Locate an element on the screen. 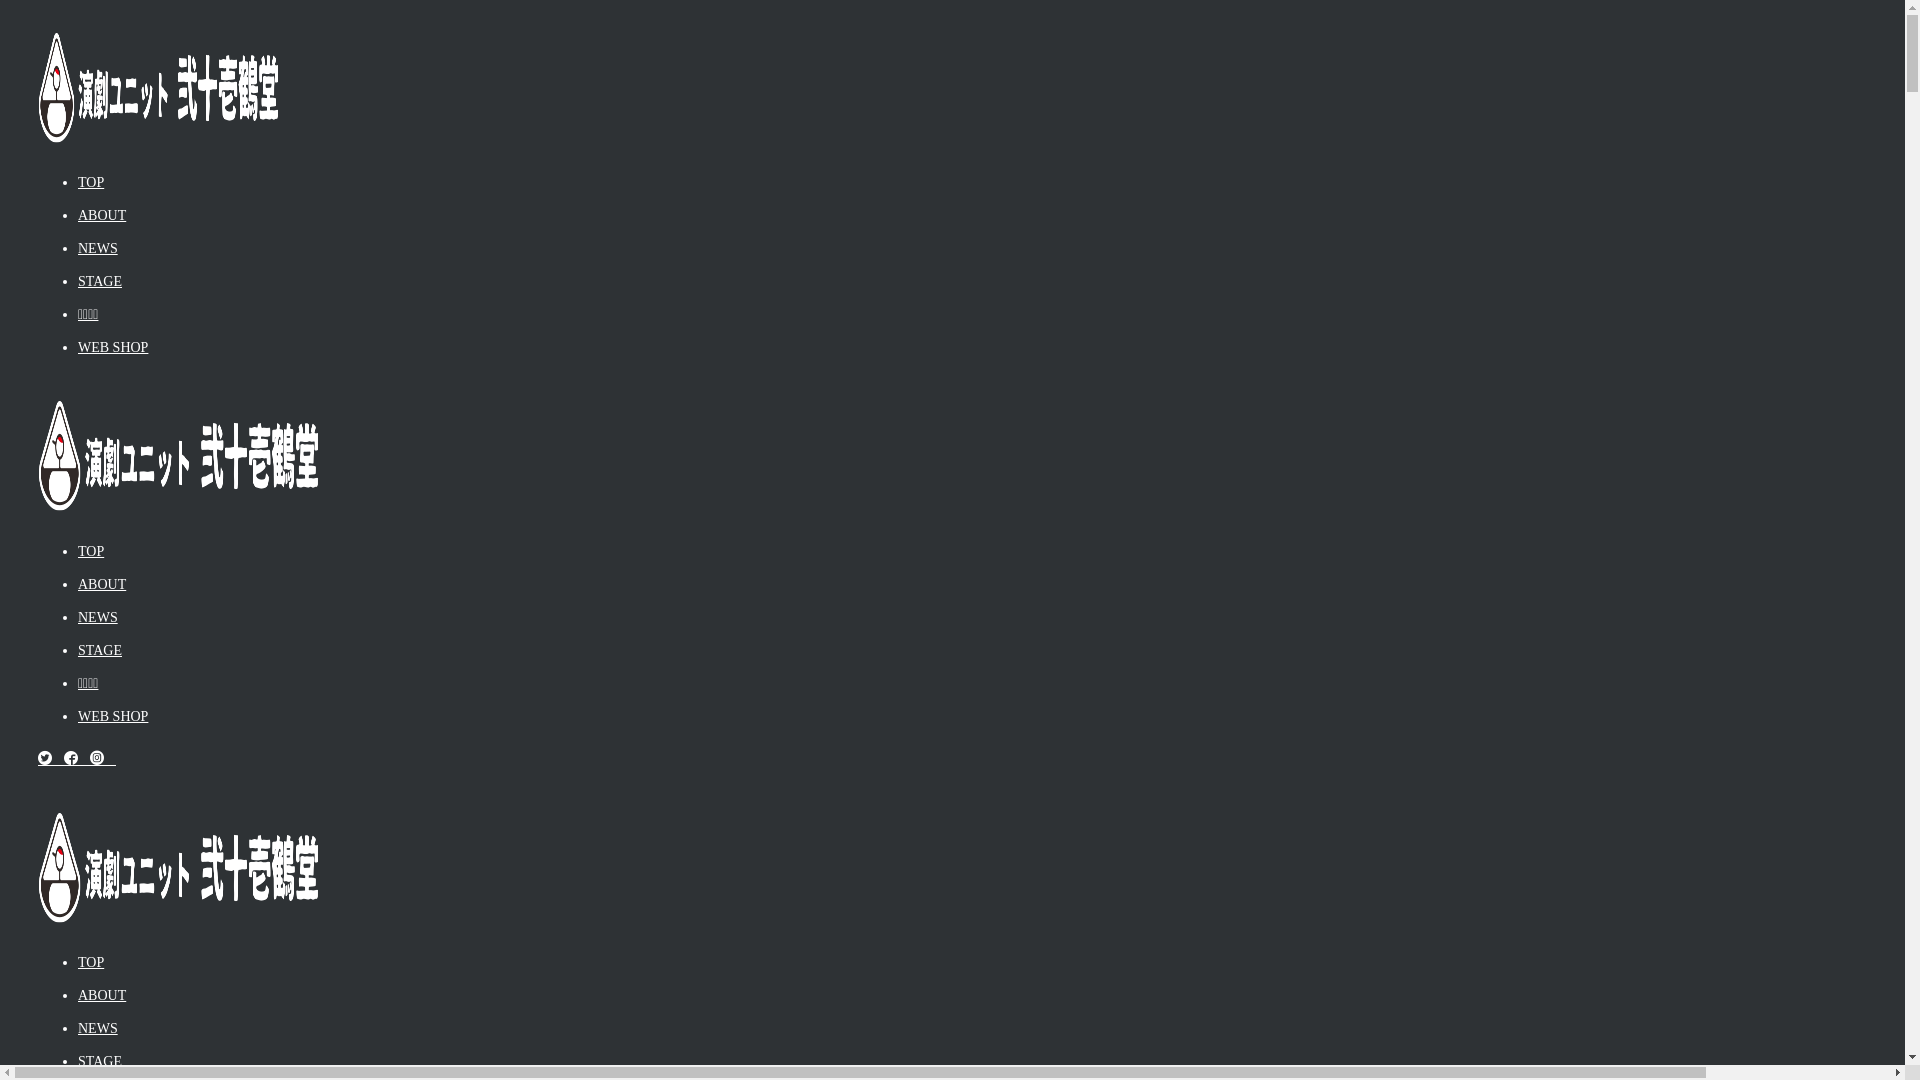 This screenshot has width=1920, height=1080. 'STAGE' is located at coordinates (99, 1060).